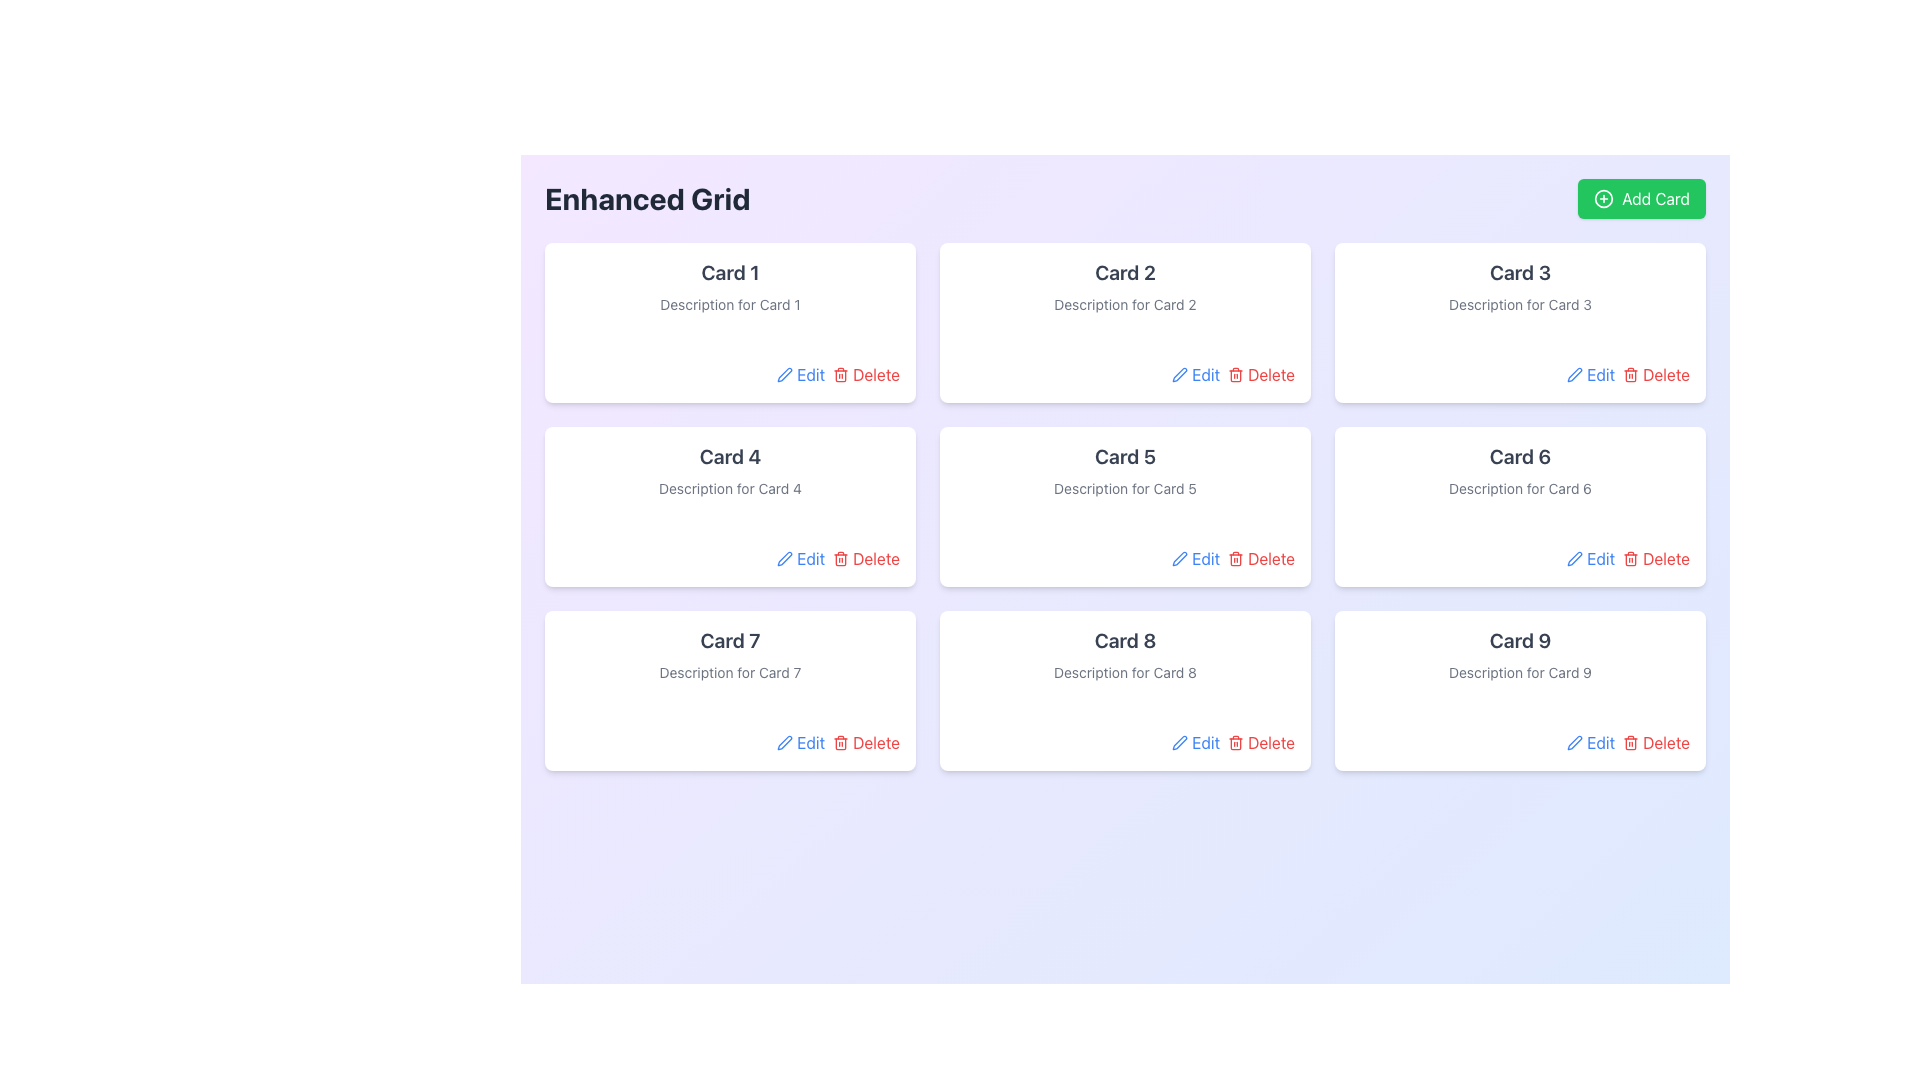 This screenshot has width=1920, height=1080. Describe the element at coordinates (1574, 374) in the screenshot. I see `the icon located at the top-right corner of 'Card 3' to initiate editing mode` at that location.